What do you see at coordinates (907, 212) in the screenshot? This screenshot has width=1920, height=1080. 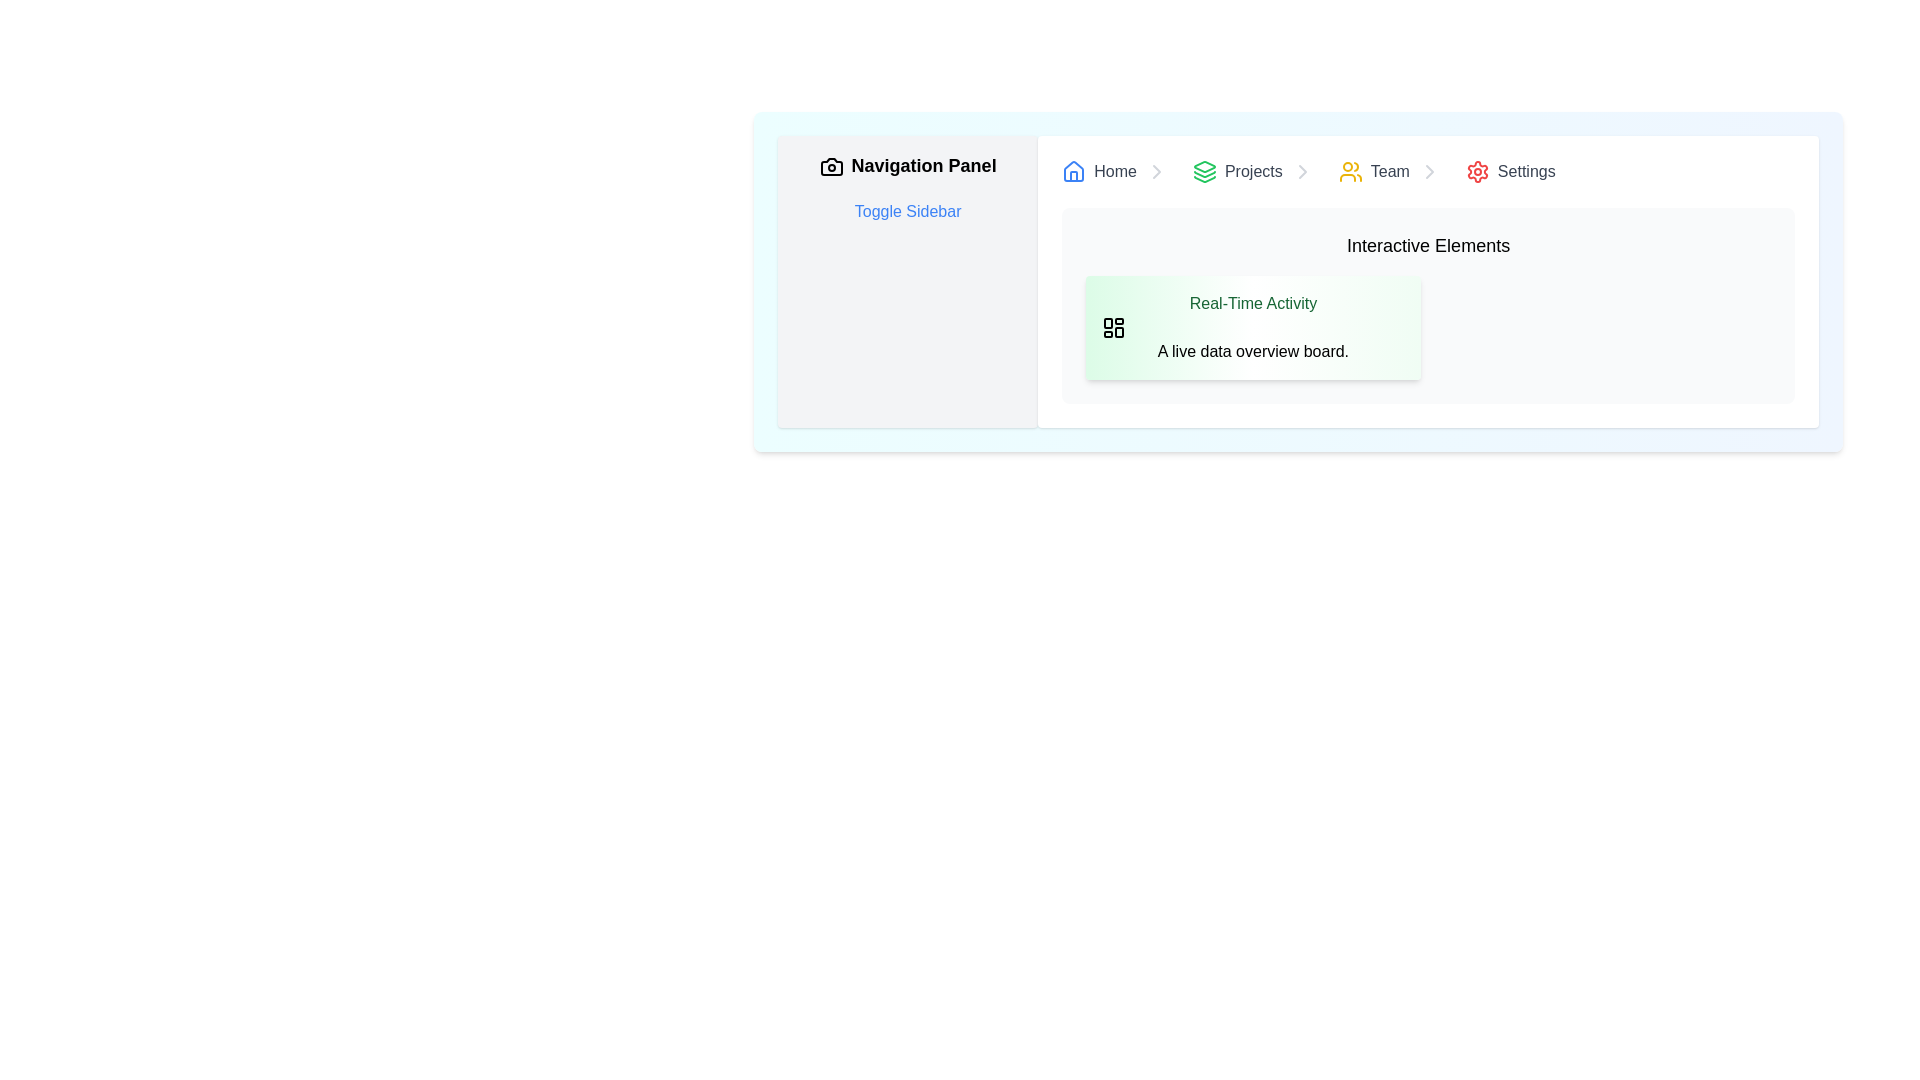 I see `the second text link button in the Navigation Panel` at bounding box center [907, 212].